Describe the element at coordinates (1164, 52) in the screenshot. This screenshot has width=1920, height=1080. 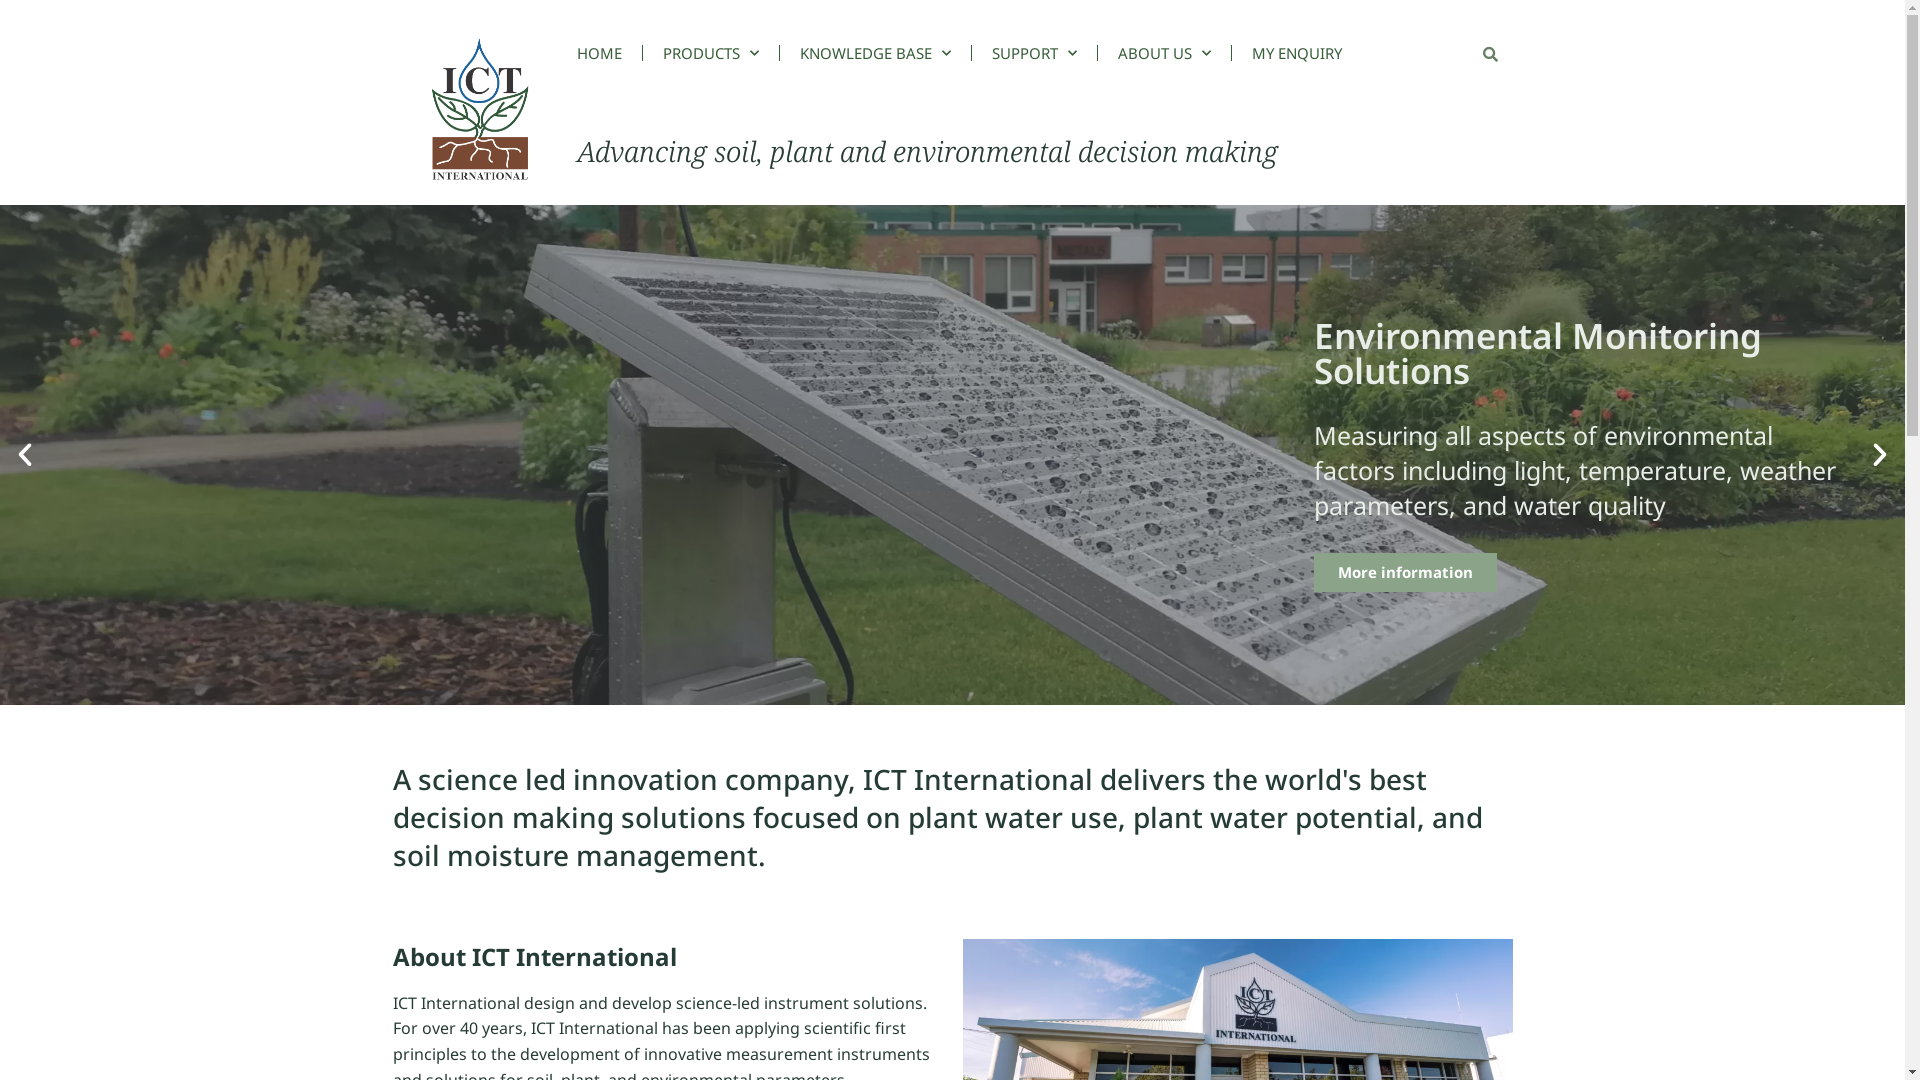
I see `'ABOUT US'` at that location.